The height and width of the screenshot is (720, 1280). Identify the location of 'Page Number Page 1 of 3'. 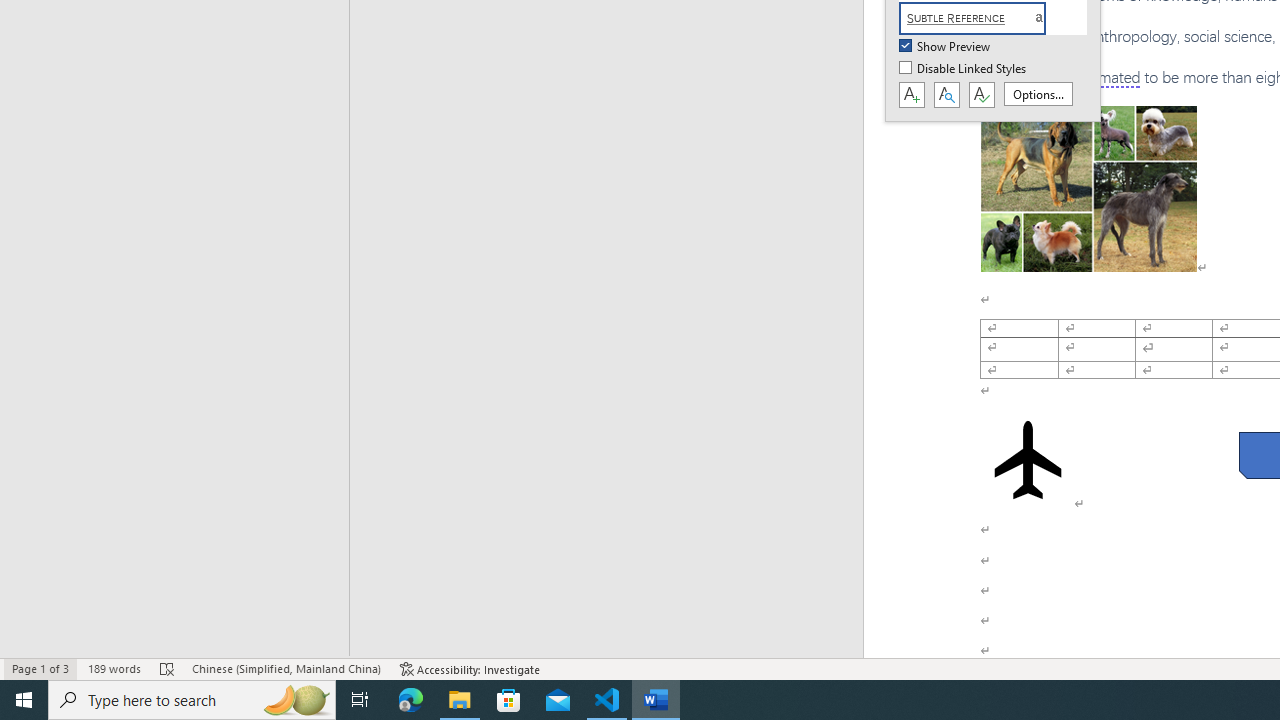
(40, 669).